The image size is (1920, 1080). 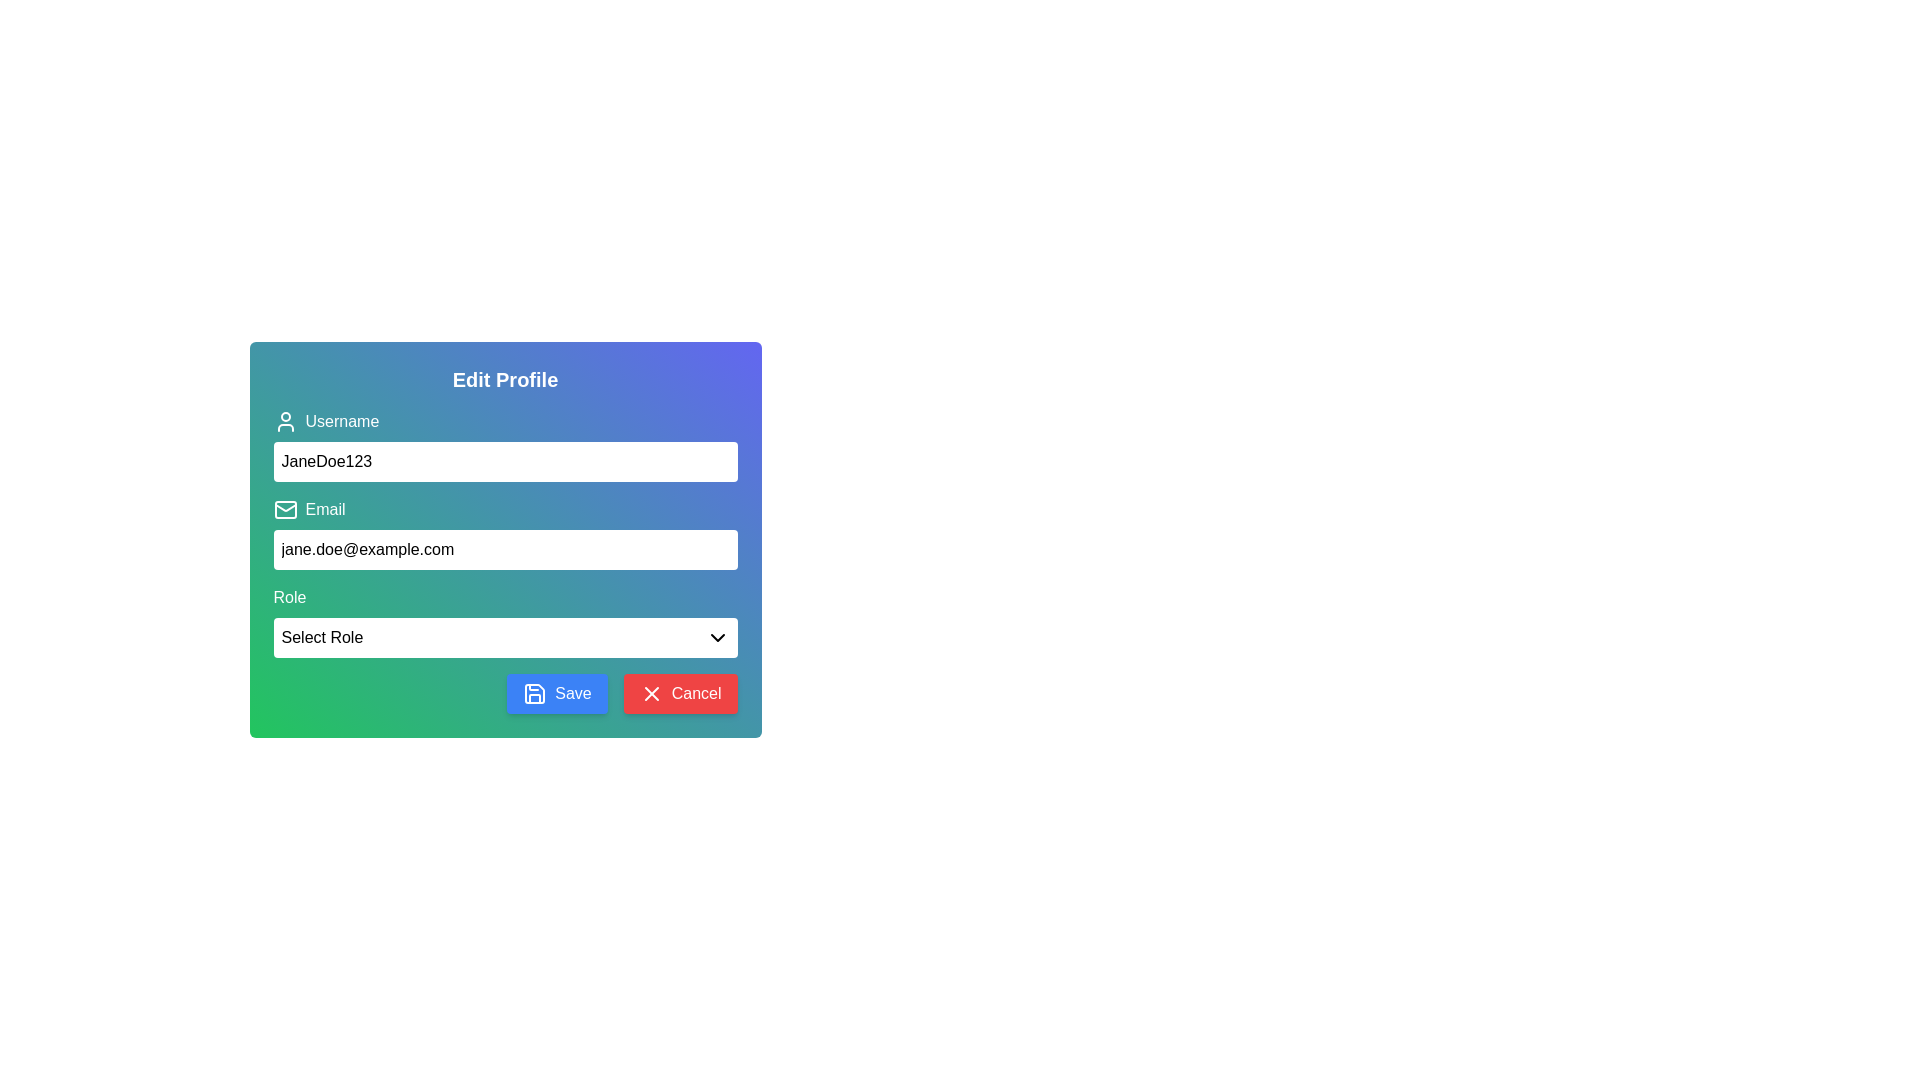 I want to click on the 'Select Role' dropdown menu, so click(x=505, y=637).